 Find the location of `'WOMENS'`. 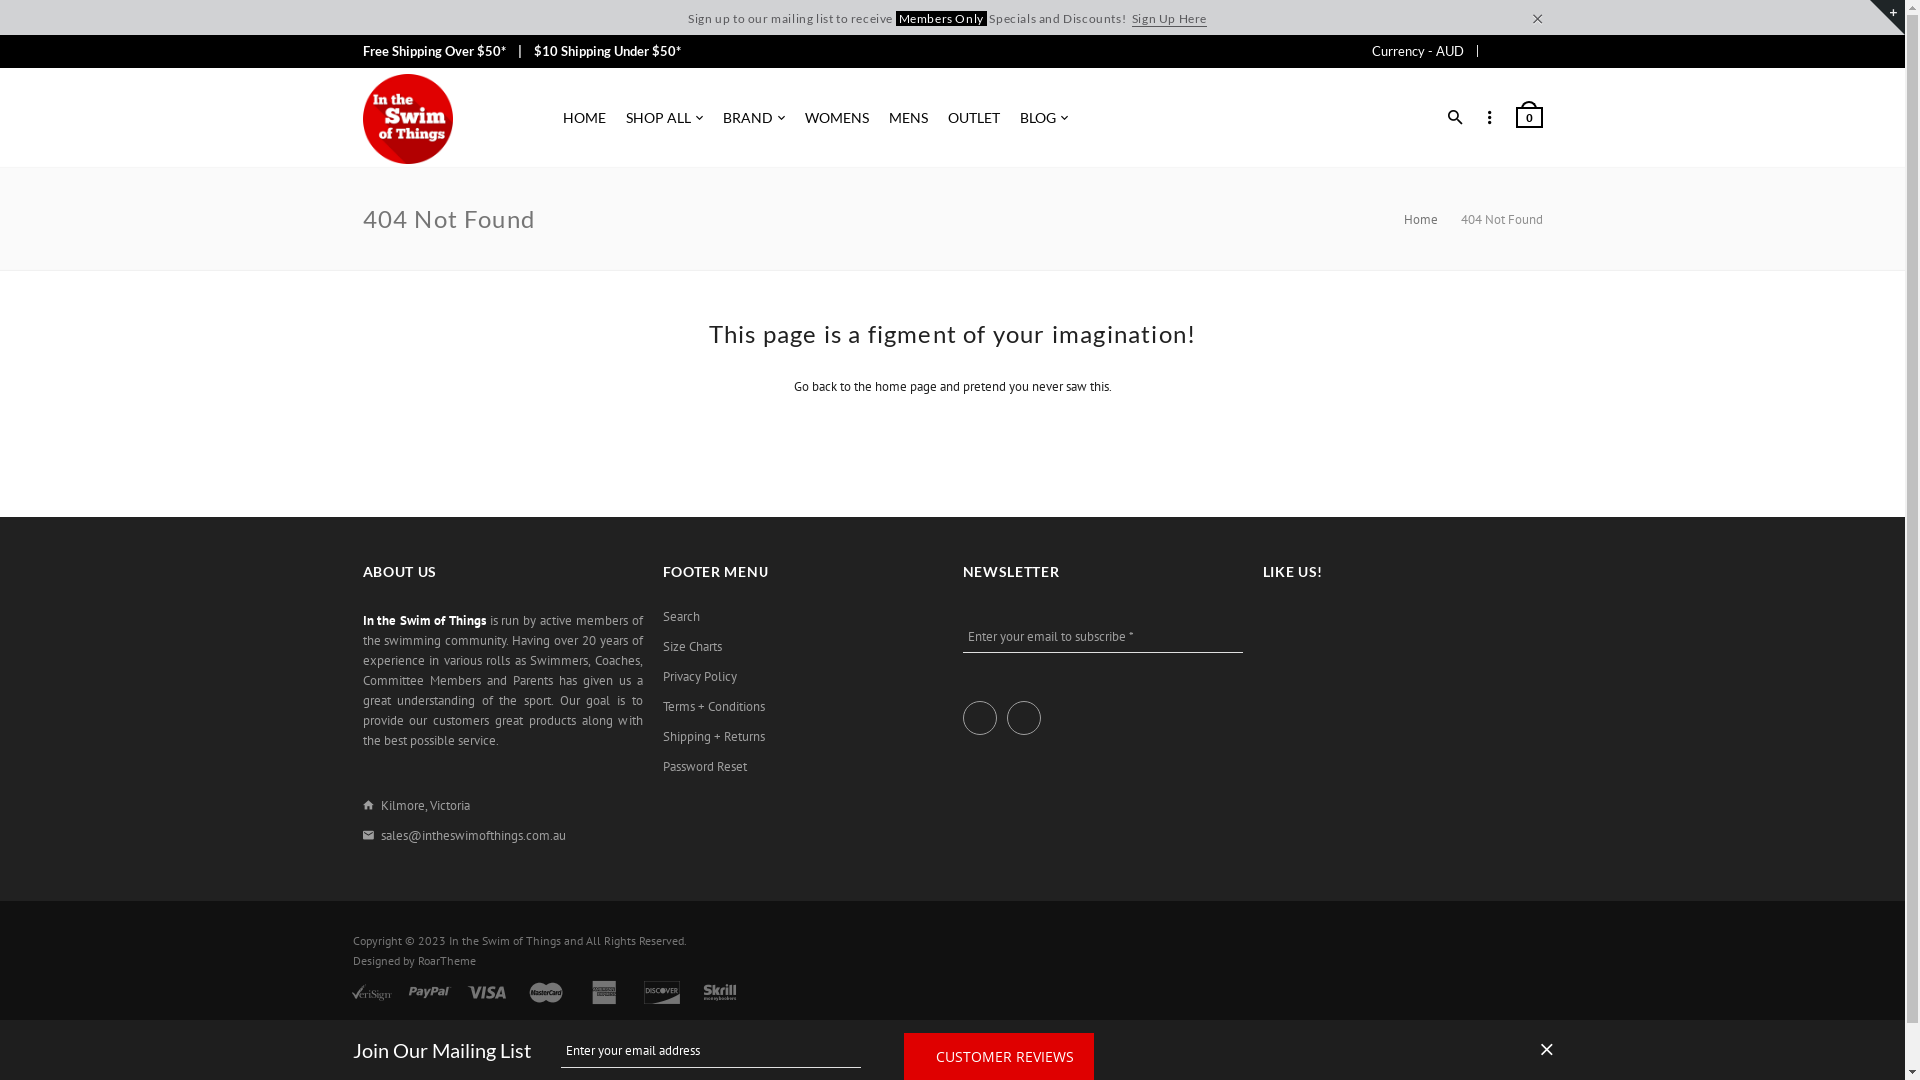

'WOMENS' is located at coordinates (835, 118).